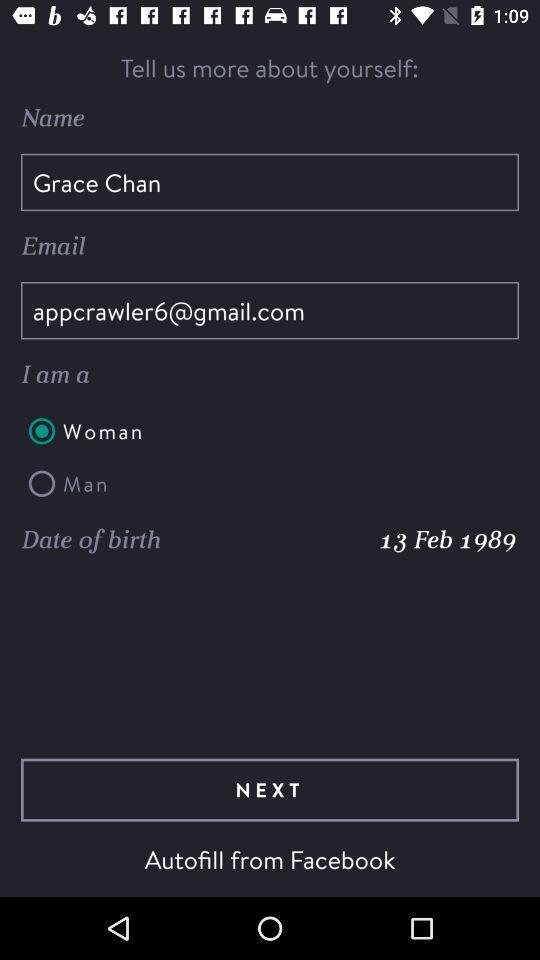 The width and height of the screenshot is (540, 960). What do you see at coordinates (270, 431) in the screenshot?
I see `the item below the i am a` at bounding box center [270, 431].